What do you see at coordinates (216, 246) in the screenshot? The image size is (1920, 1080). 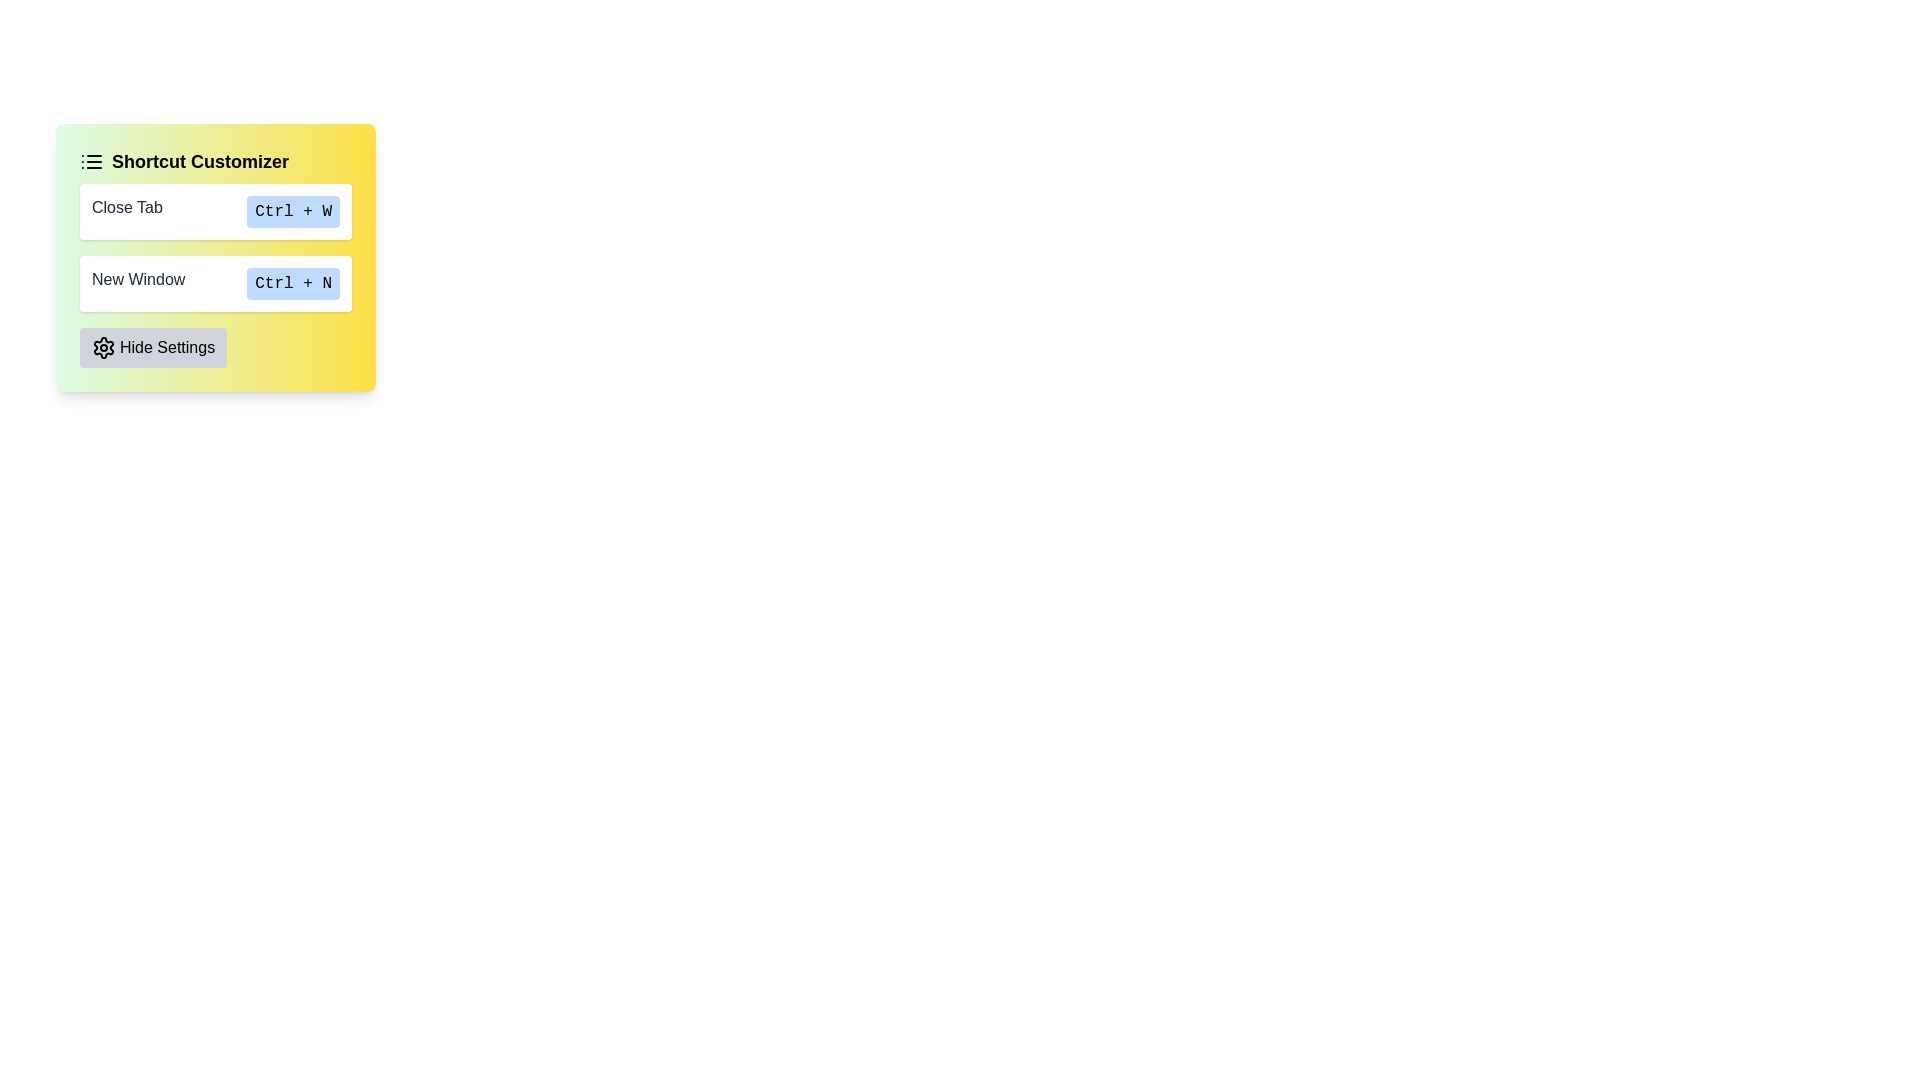 I see `the 'Shortcut Customizer' section which contains a list of shortcut instructions, located centrally below its title and above the 'Hide Settings' button` at bounding box center [216, 246].